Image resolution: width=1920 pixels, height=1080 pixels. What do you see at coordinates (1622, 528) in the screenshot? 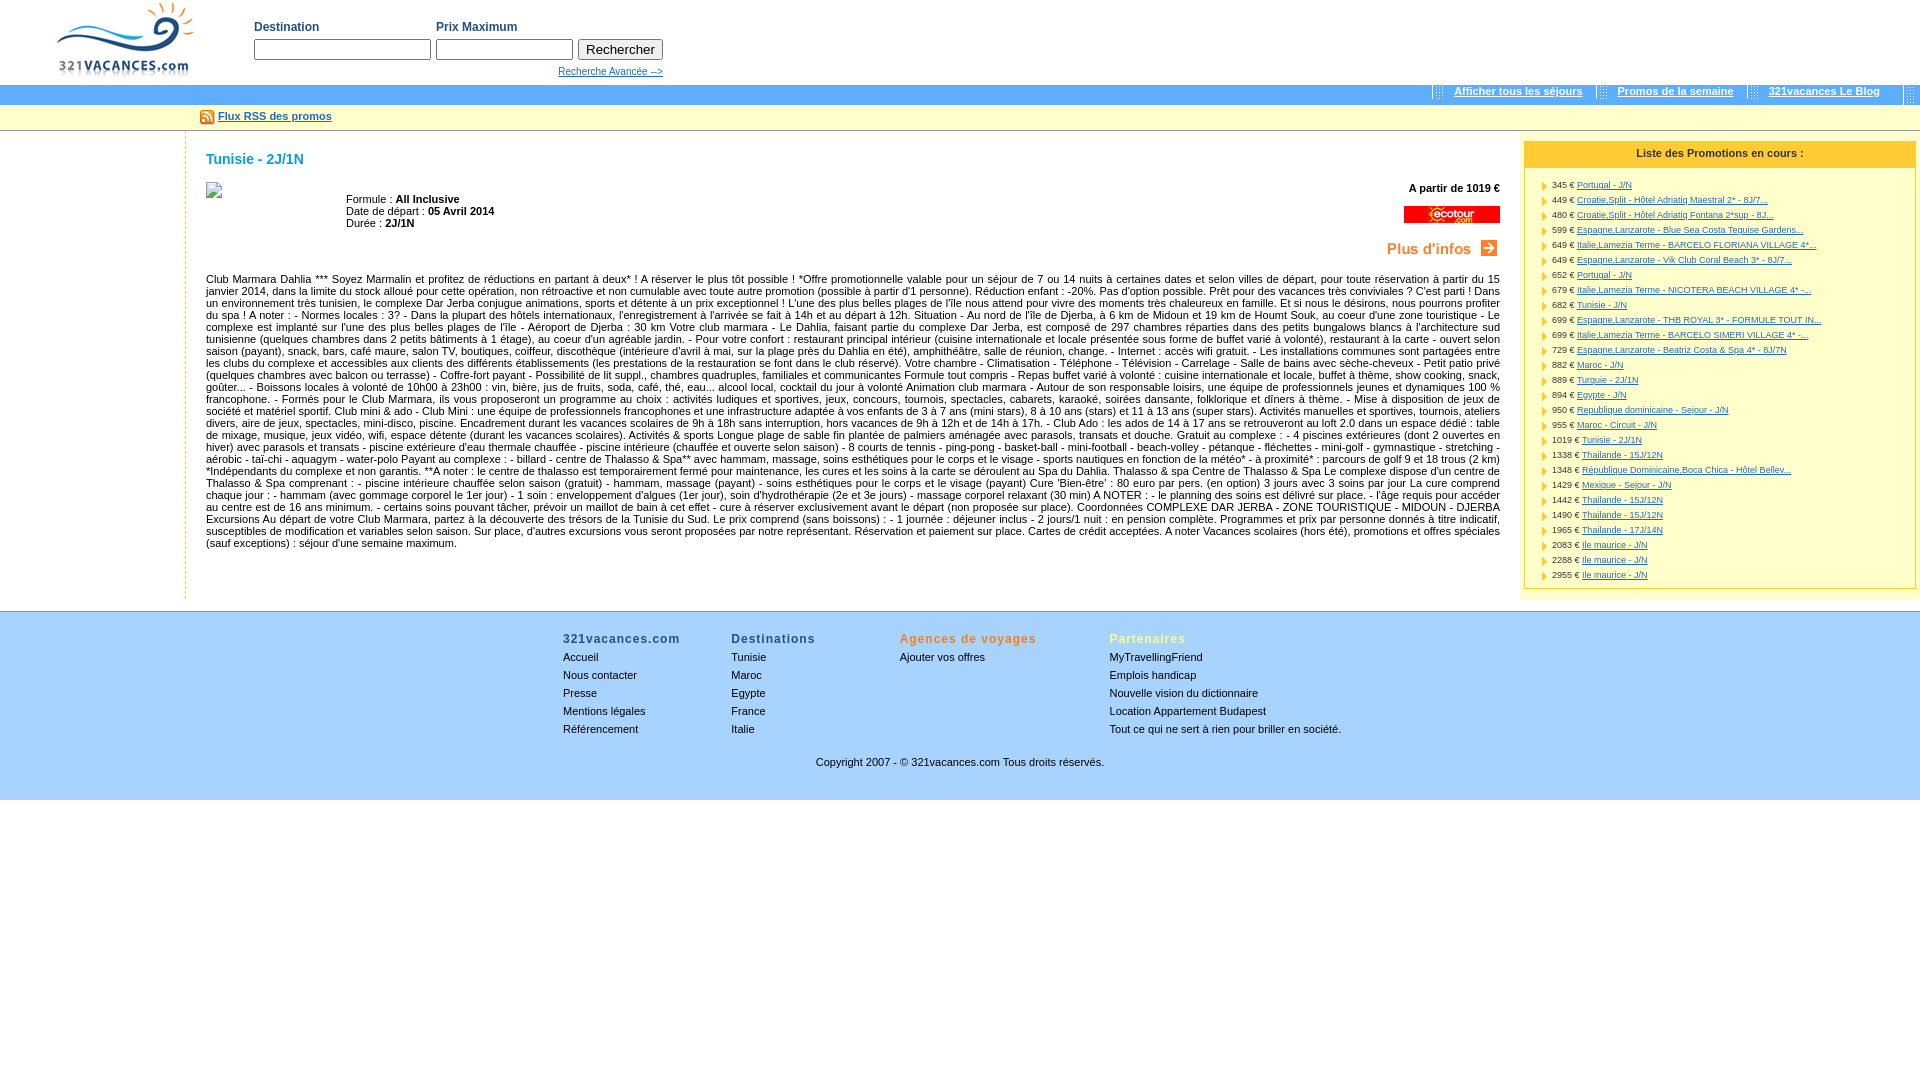
I see `'Thailande - 17J/14N'` at bounding box center [1622, 528].